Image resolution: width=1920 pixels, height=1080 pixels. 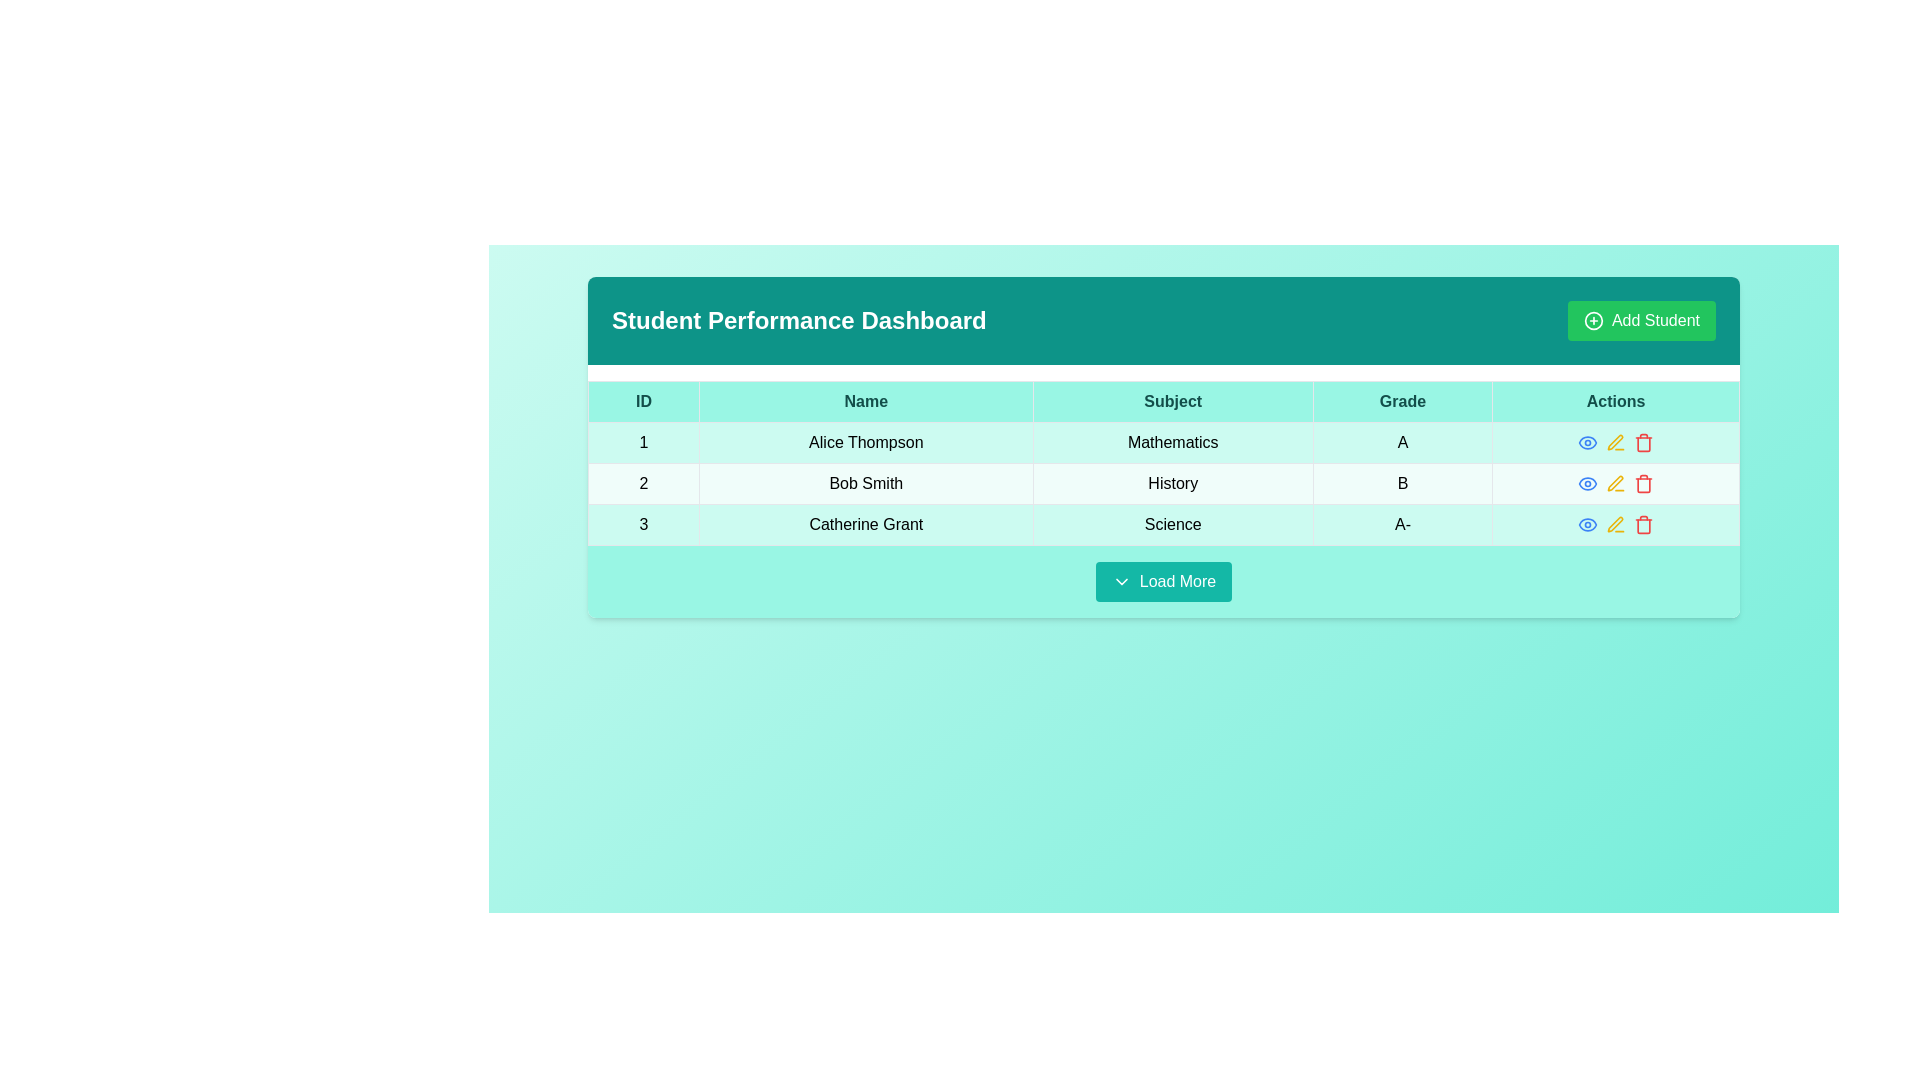 I want to click on the table cell displaying the name 'Catherine Grant' located in the second column of the third row under the 'Name' heading, so click(x=866, y=523).